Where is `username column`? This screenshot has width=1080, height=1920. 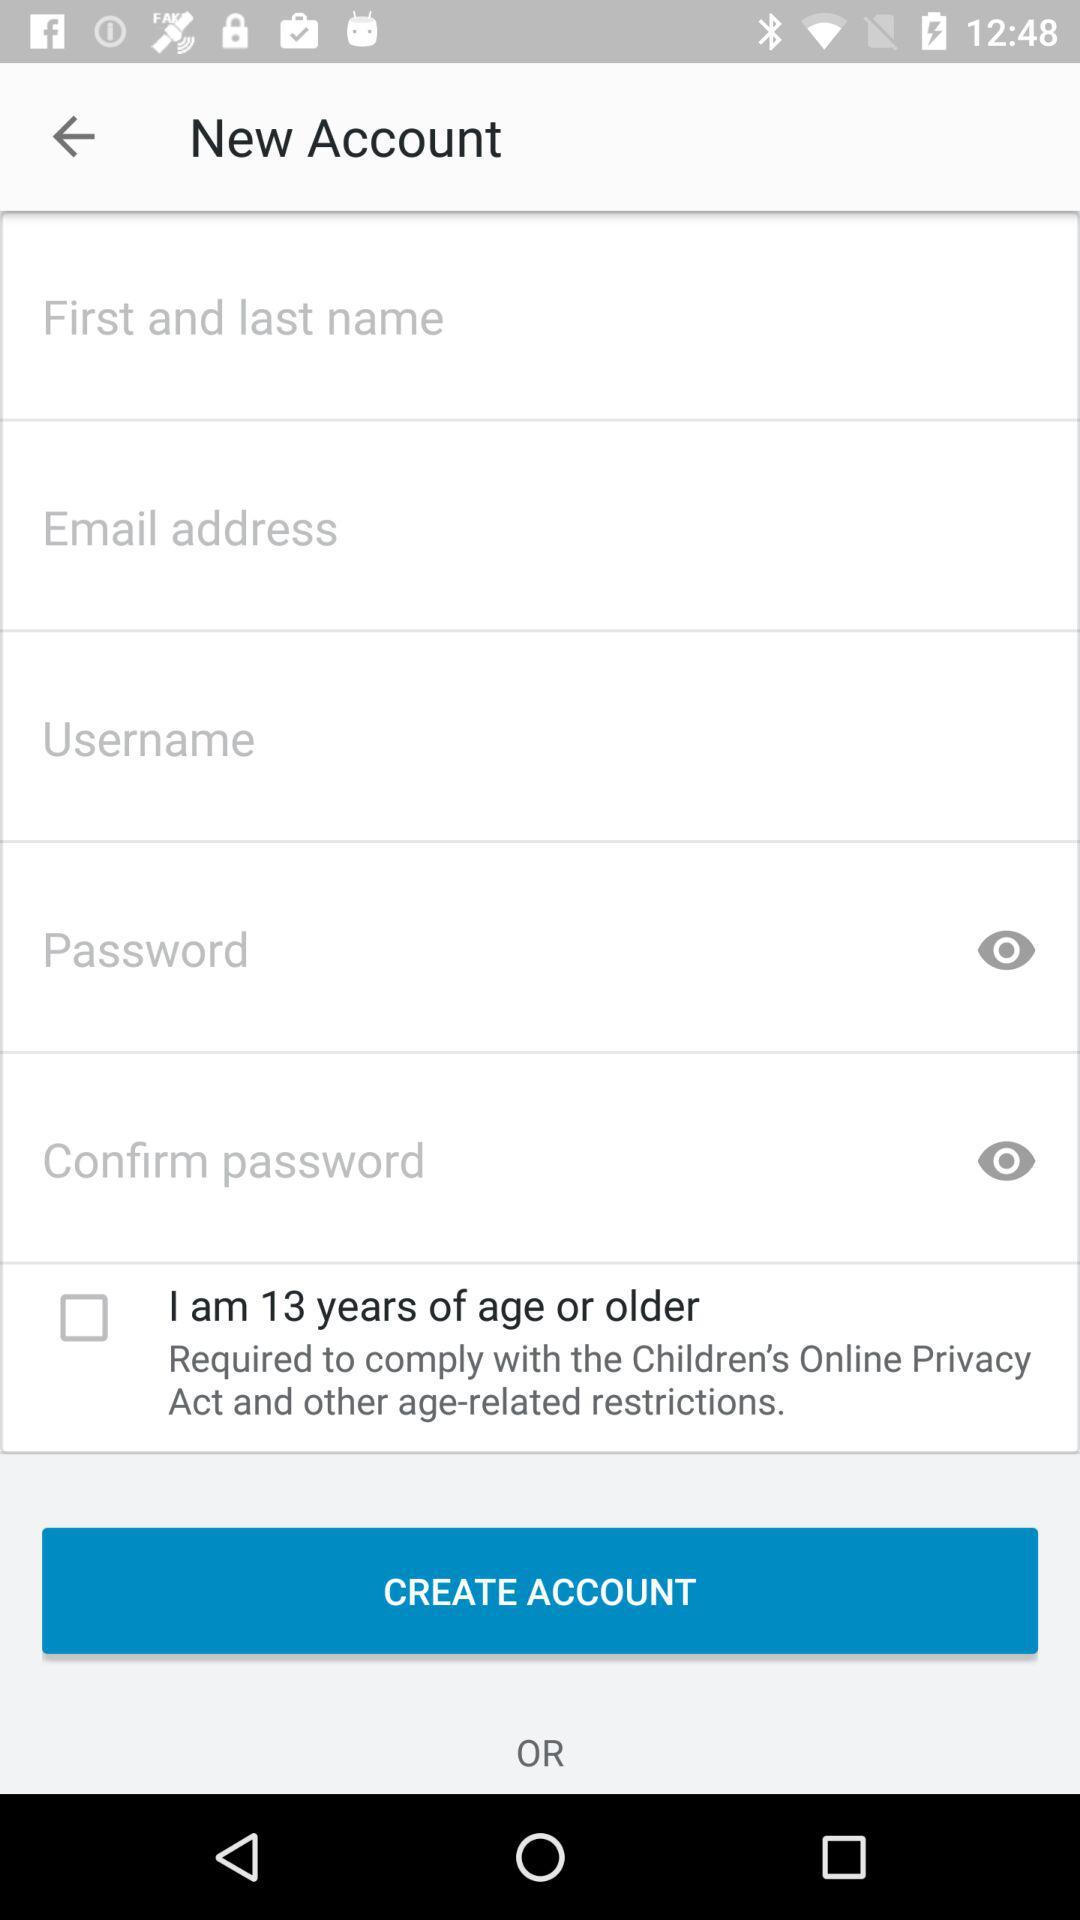
username column is located at coordinates (540, 730).